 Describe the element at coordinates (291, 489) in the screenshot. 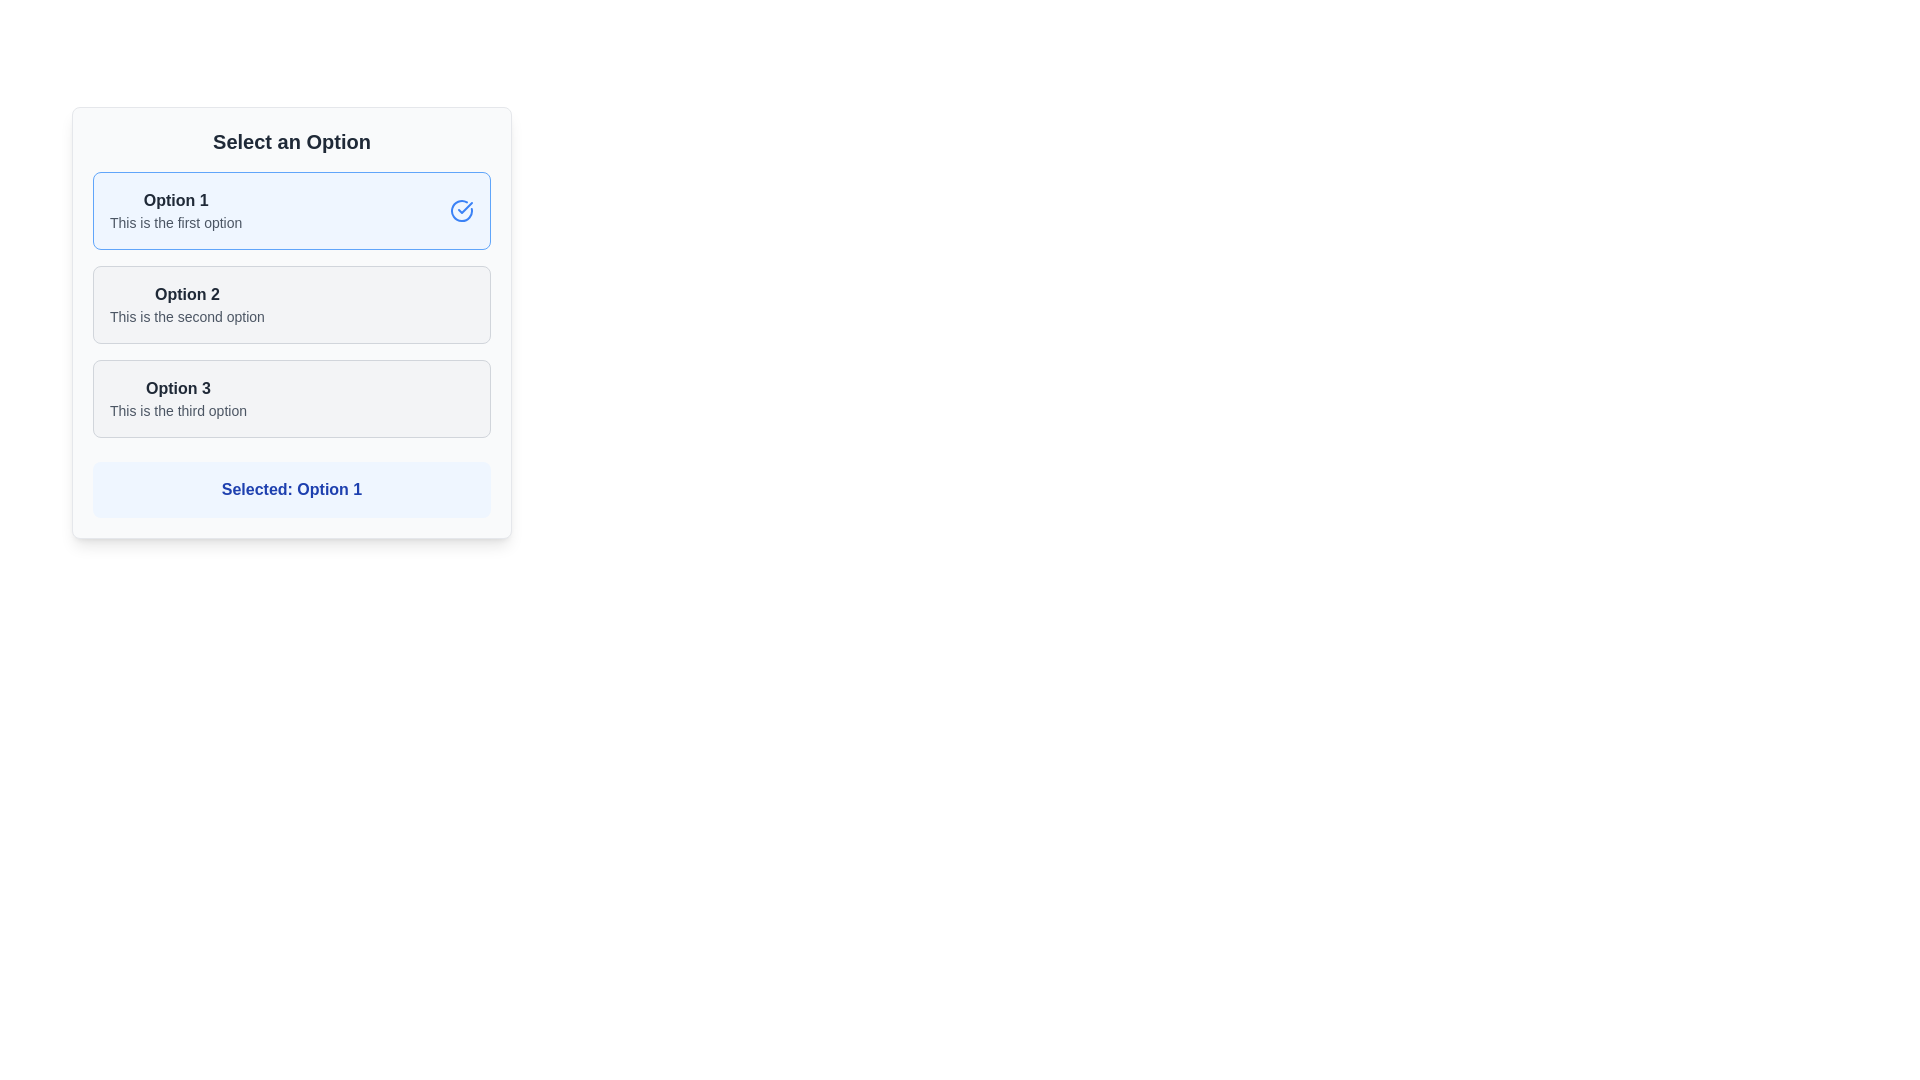

I see `the Text display area located at the bottom of the card interface, which shows the currently selected option among 'Option 1', 'Option 2', and 'Option 3'` at that location.